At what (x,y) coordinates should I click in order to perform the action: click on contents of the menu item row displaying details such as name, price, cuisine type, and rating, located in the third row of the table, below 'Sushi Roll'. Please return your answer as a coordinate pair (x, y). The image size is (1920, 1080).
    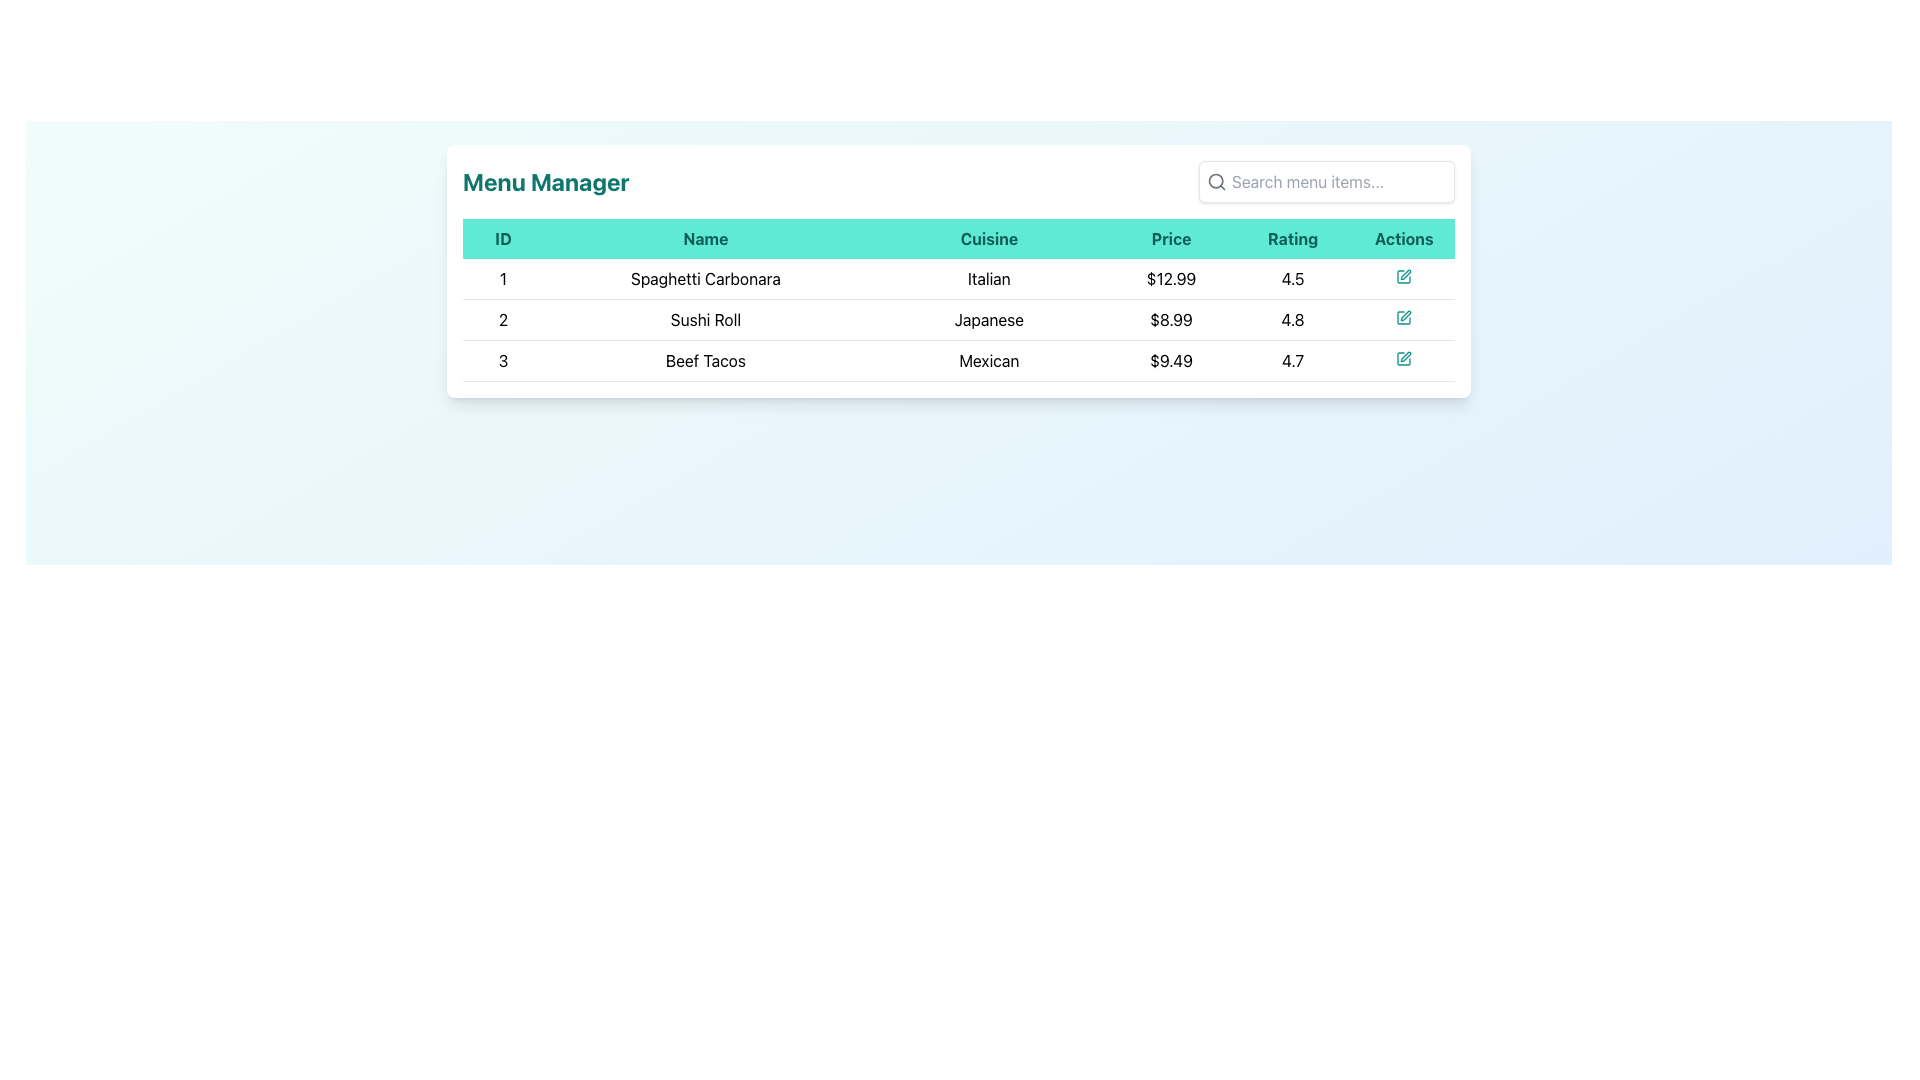
    Looking at the image, I should click on (958, 361).